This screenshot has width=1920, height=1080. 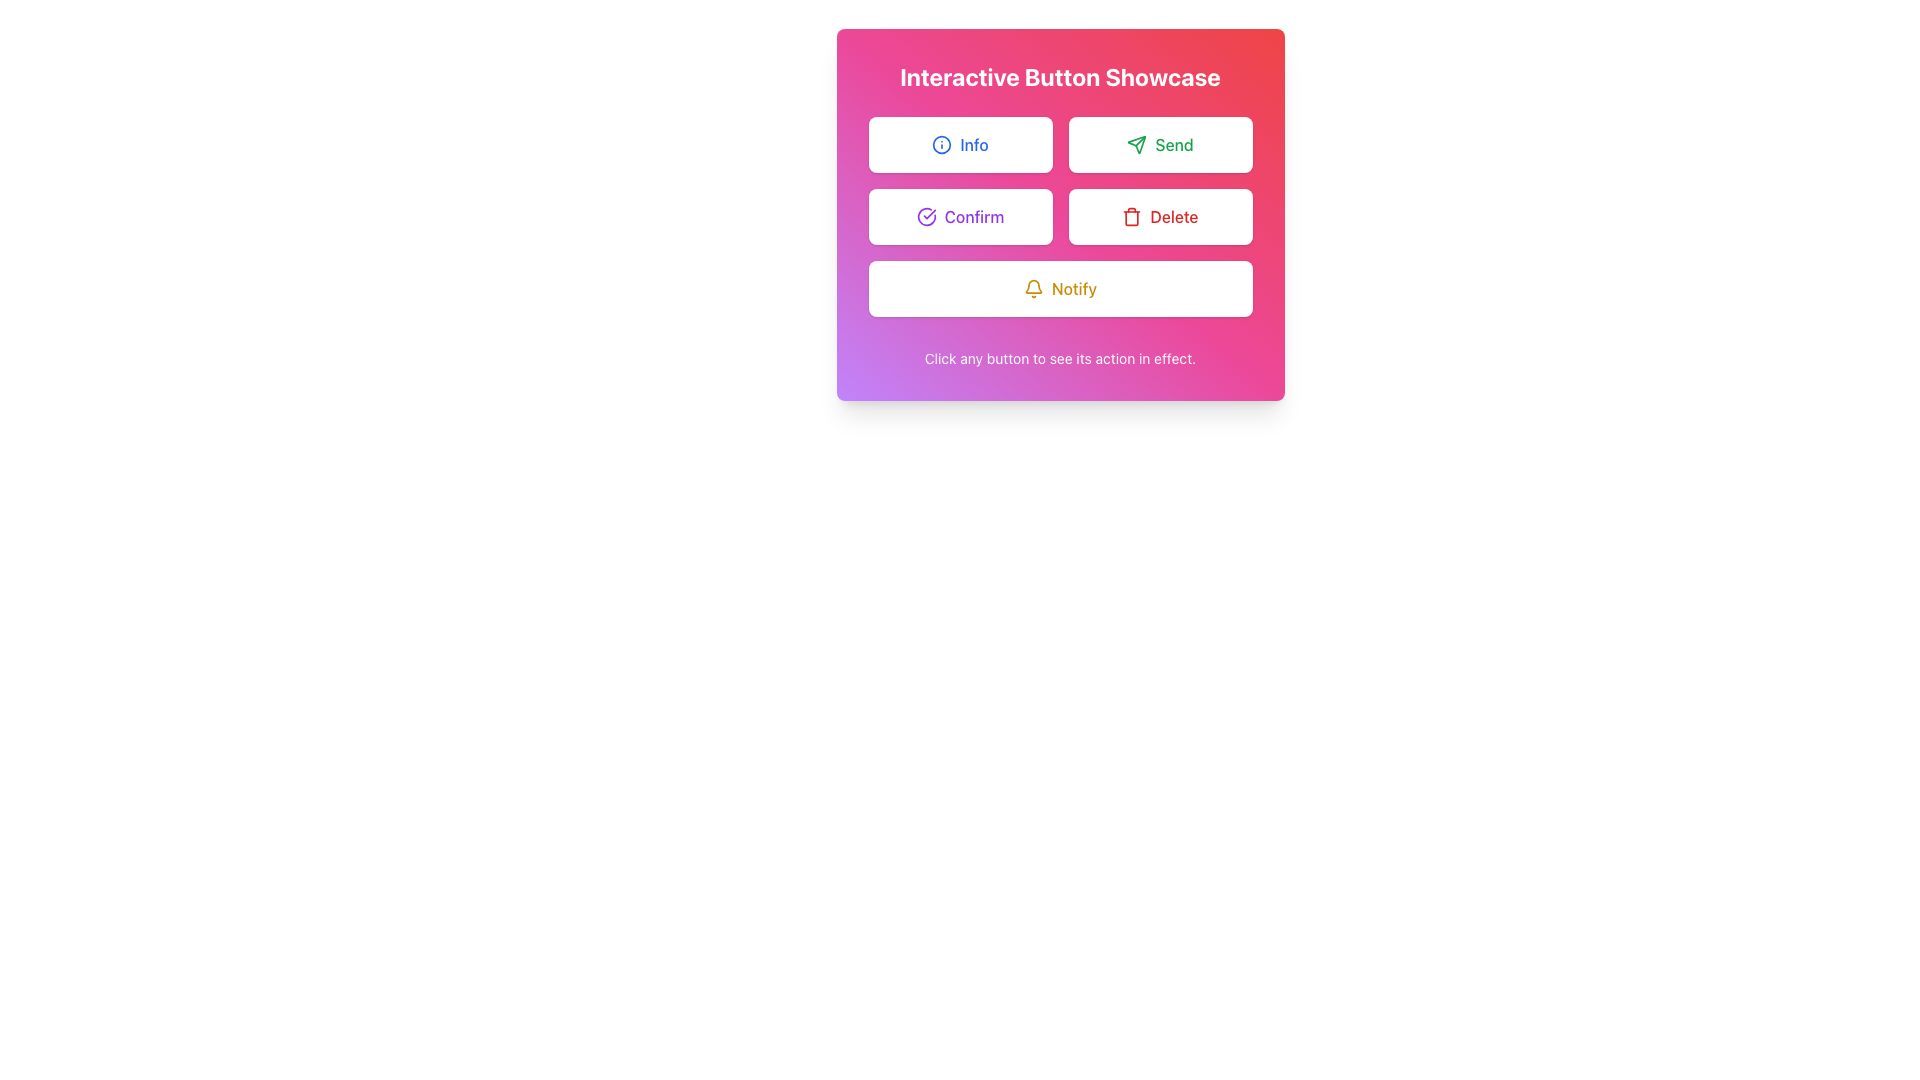 I want to click on the bell-shaped icon with a golden outline, which symbolizes notifications, located to the left of the 'Notify' text within the button in the bottom-center of the interactive button grid, so click(x=1033, y=289).